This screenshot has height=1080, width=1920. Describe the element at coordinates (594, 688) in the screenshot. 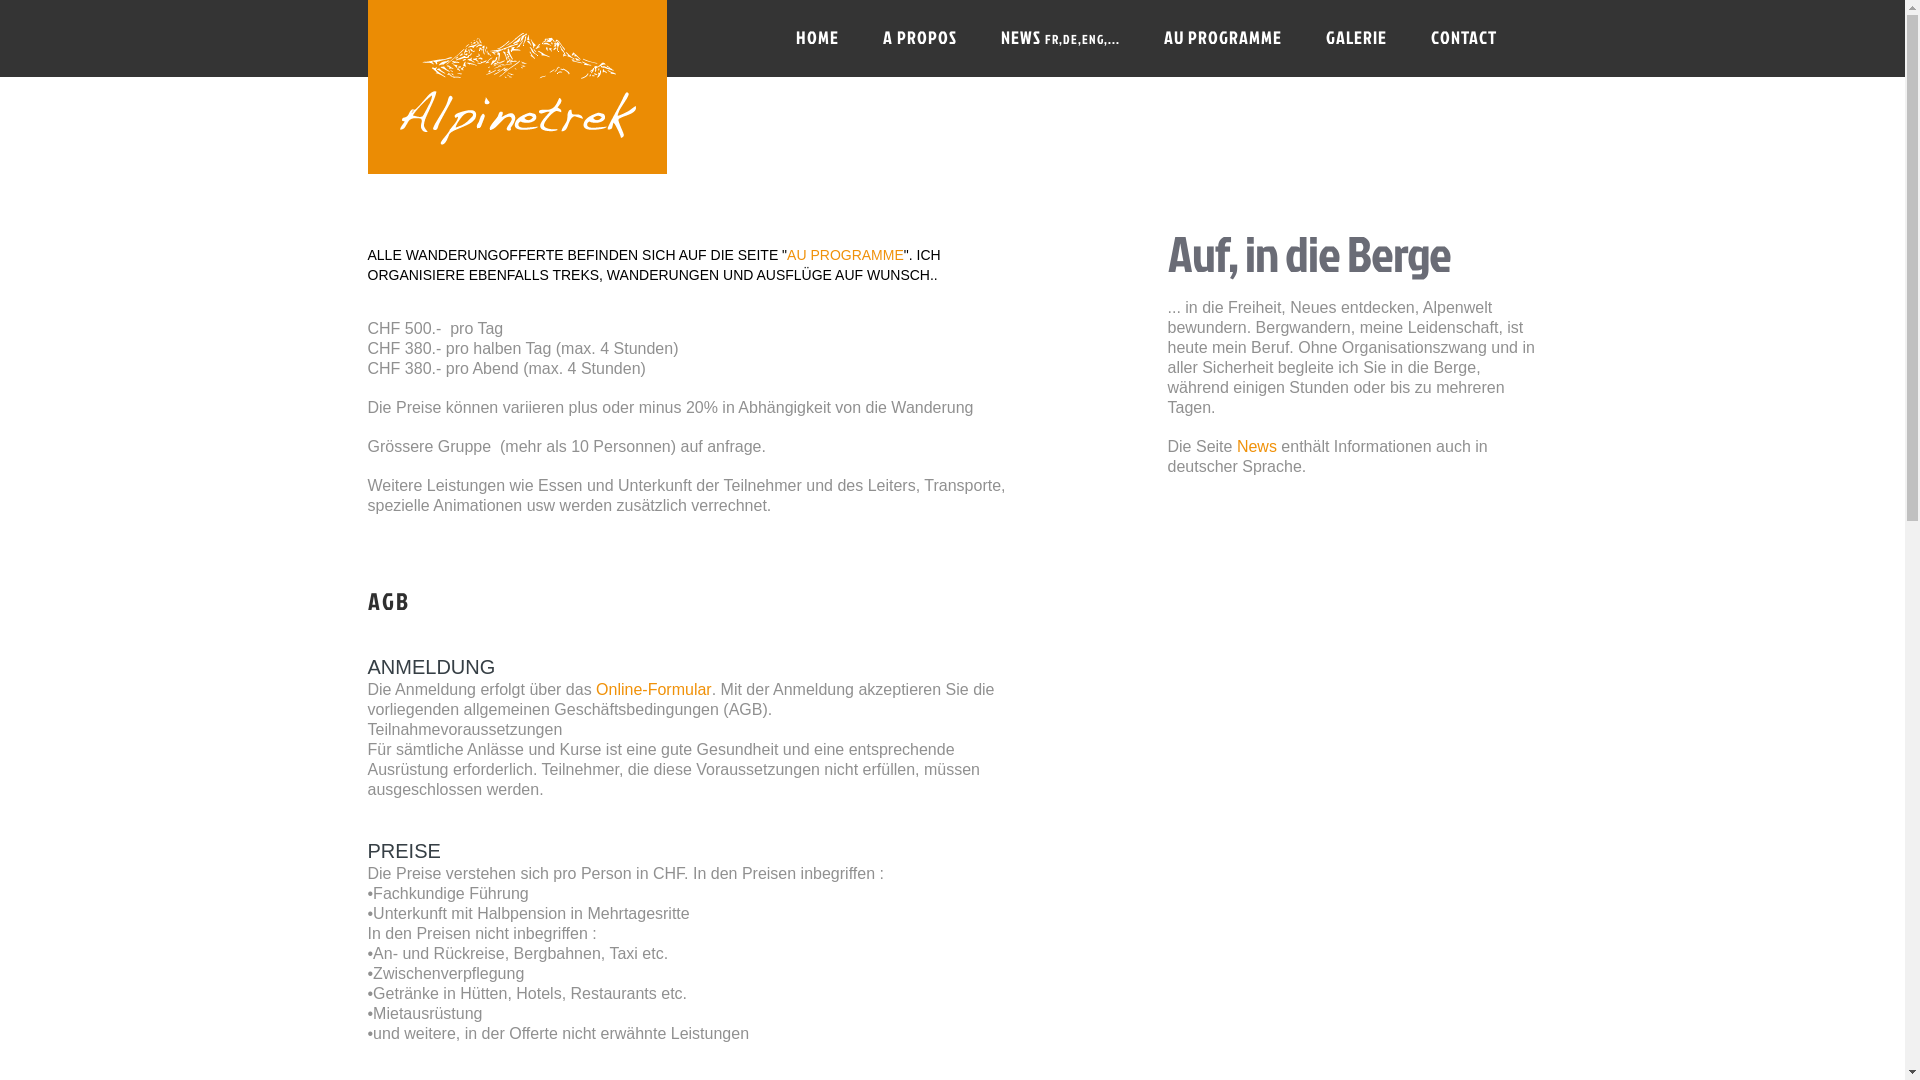

I see `'Online-Formular'` at that location.